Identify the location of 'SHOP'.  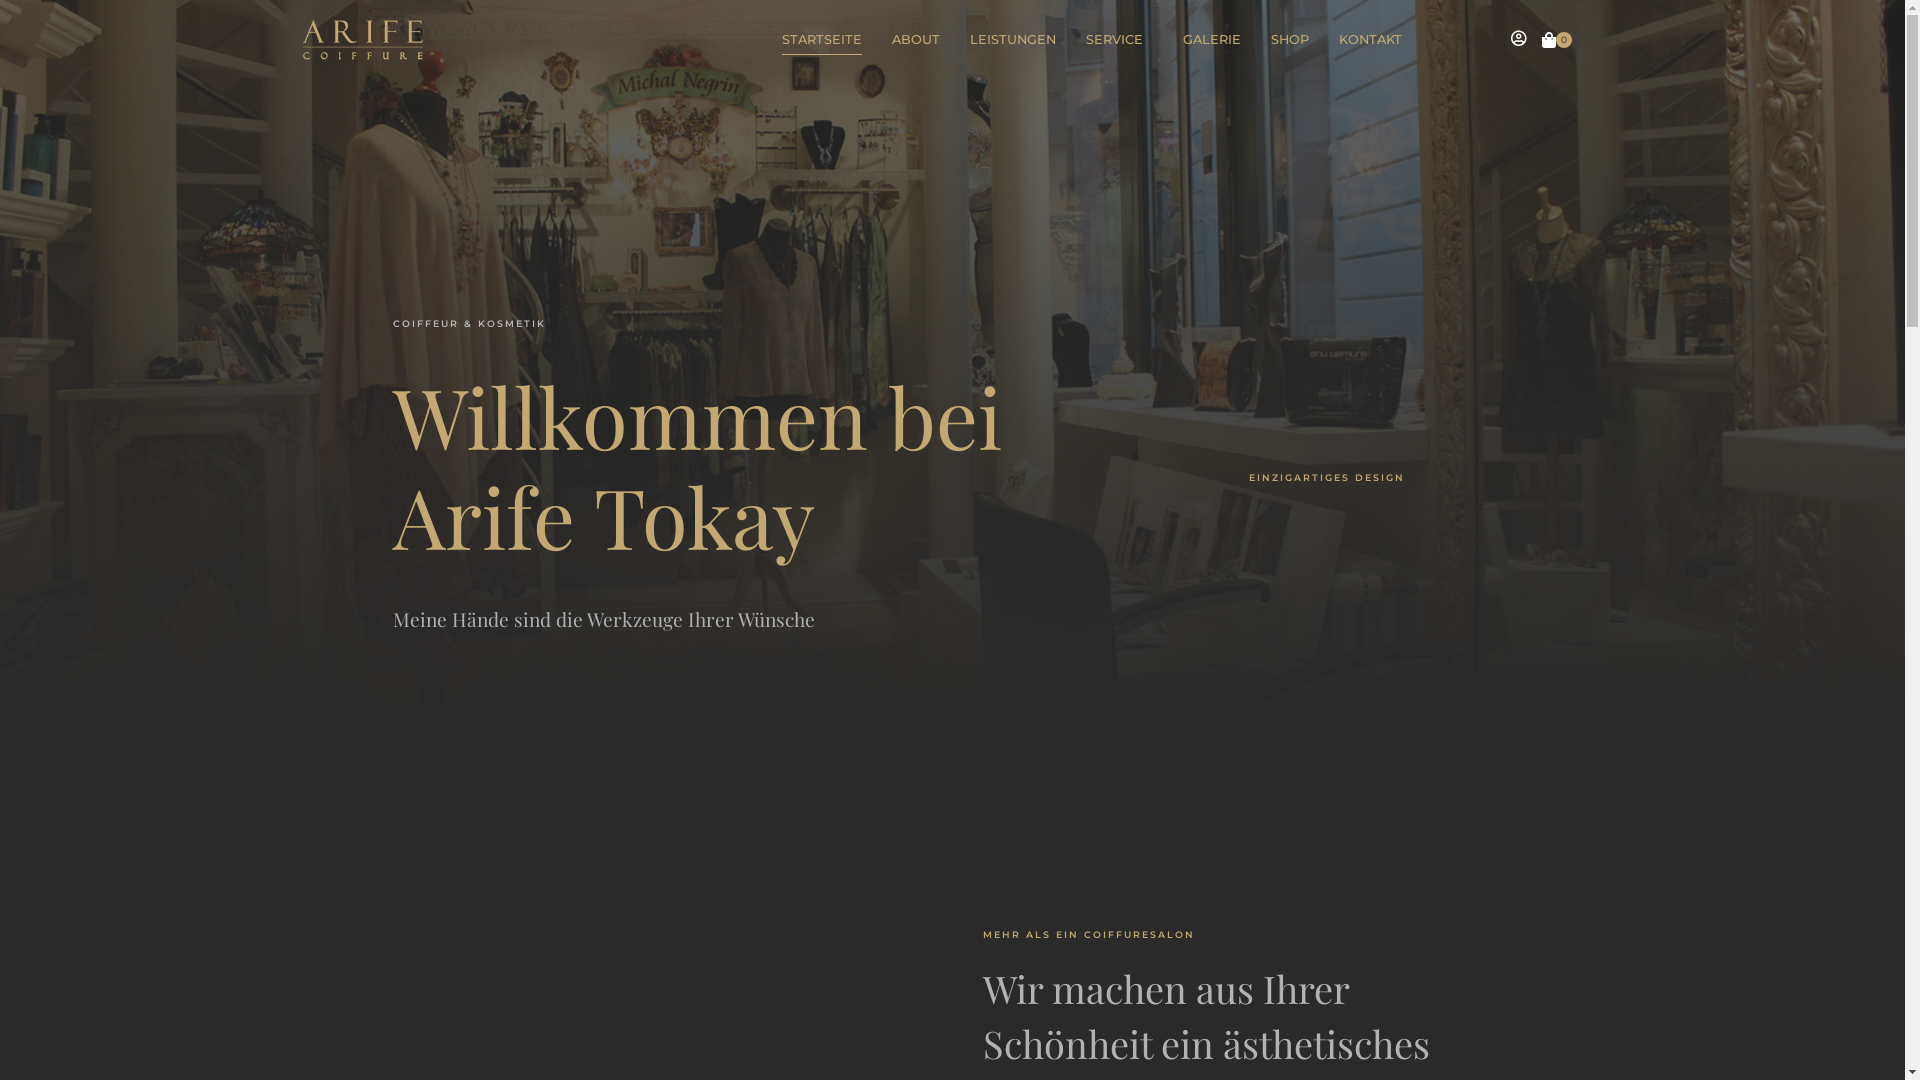
(1270, 39).